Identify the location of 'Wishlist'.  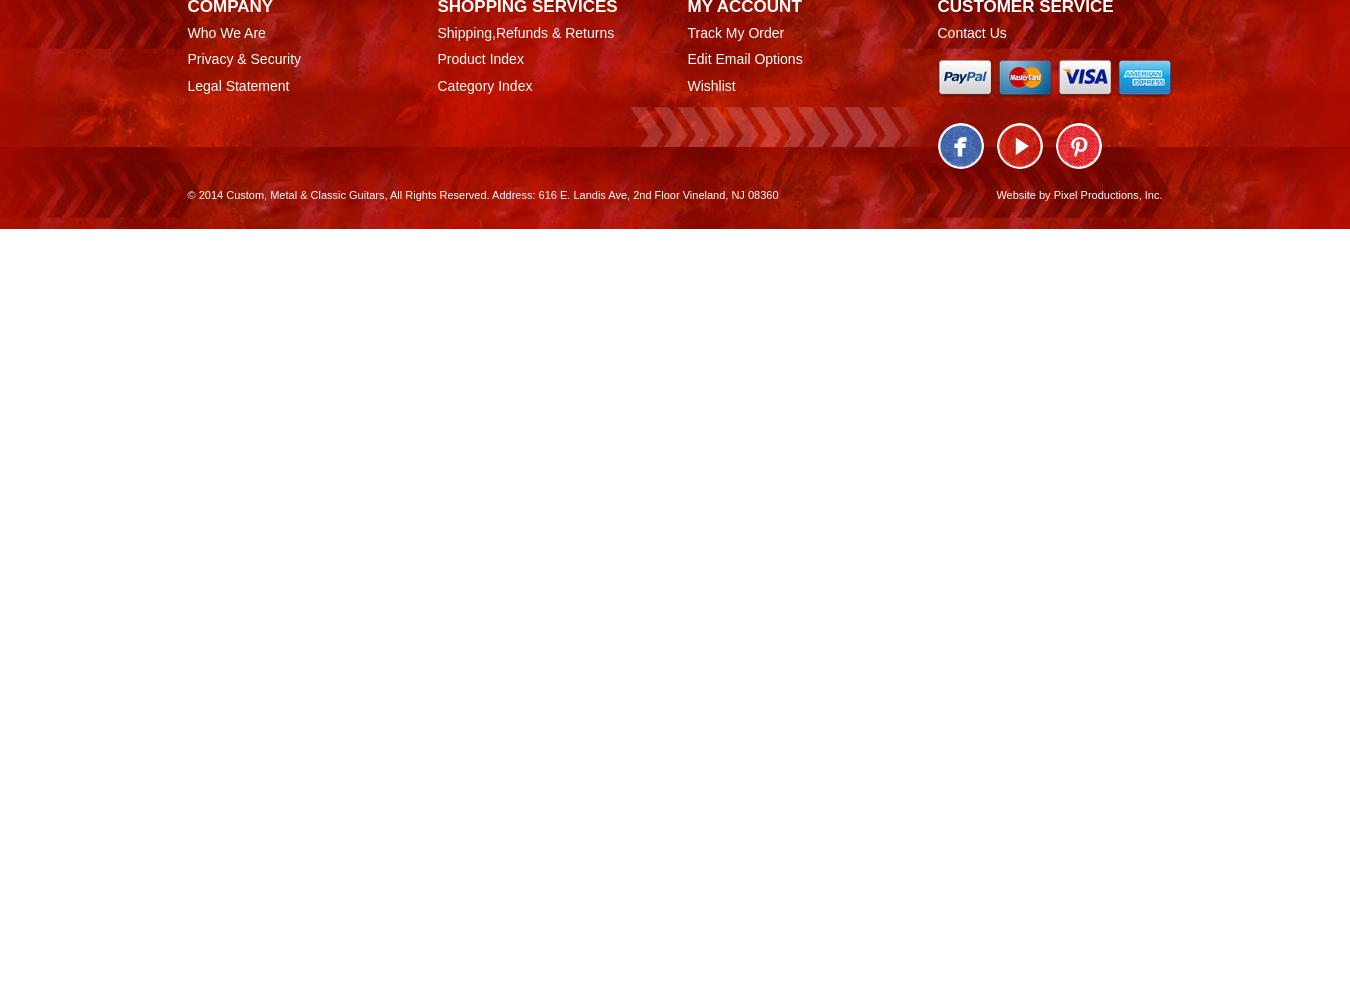
(710, 85).